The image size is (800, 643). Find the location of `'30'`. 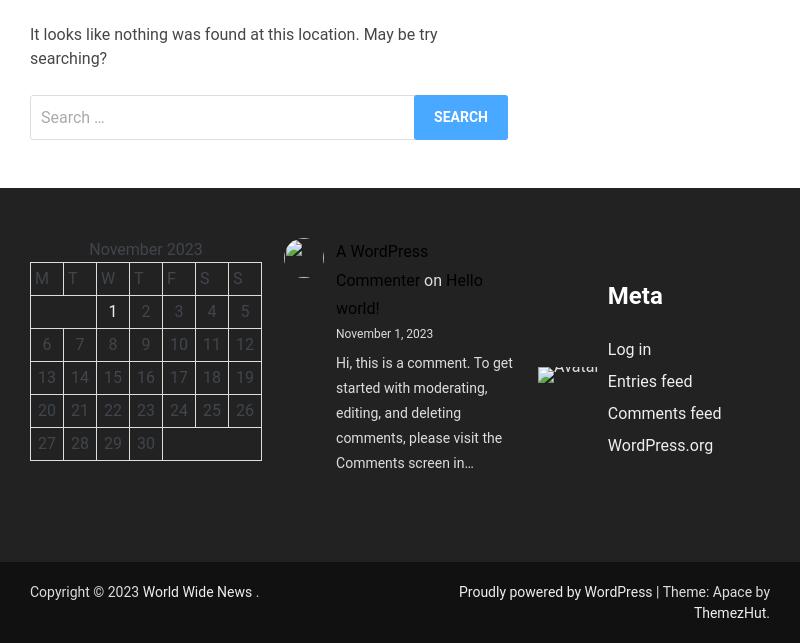

'30' is located at coordinates (145, 441).